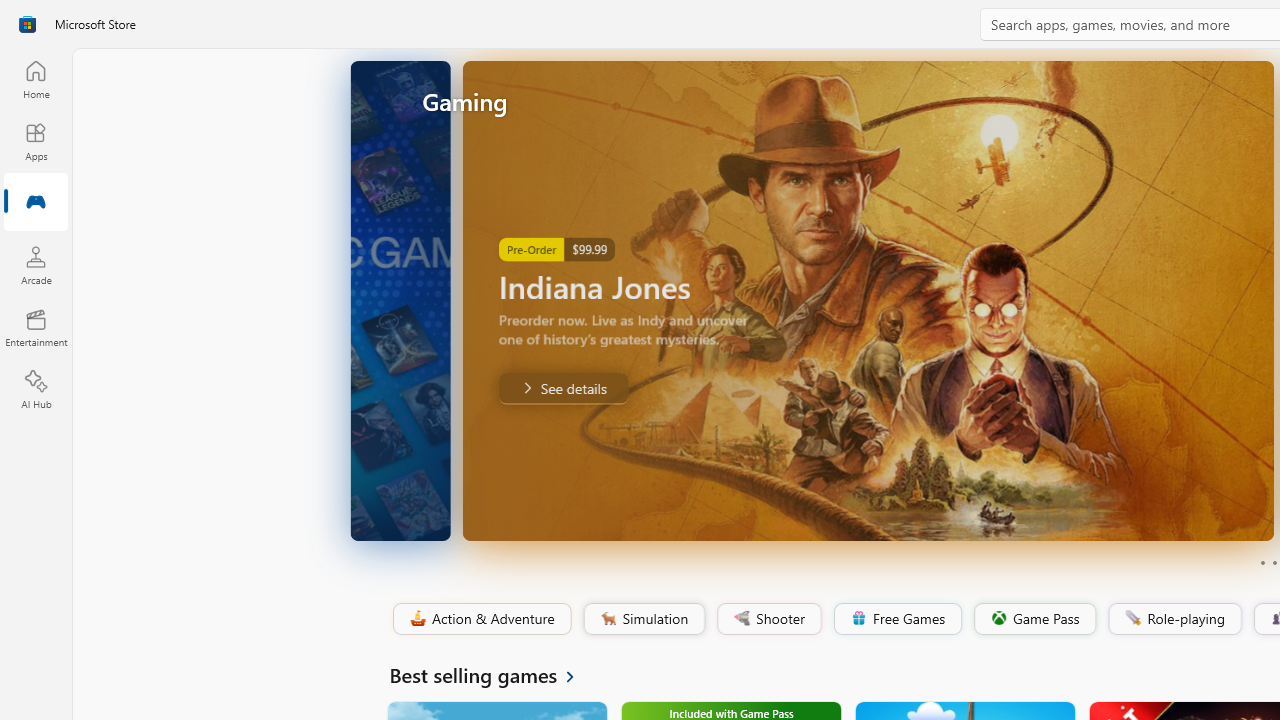 The height and width of the screenshot is (720, 1280). Describe the element at coordinates (1273, 563) in the screenshot. I see `'Page 2'` at that location.